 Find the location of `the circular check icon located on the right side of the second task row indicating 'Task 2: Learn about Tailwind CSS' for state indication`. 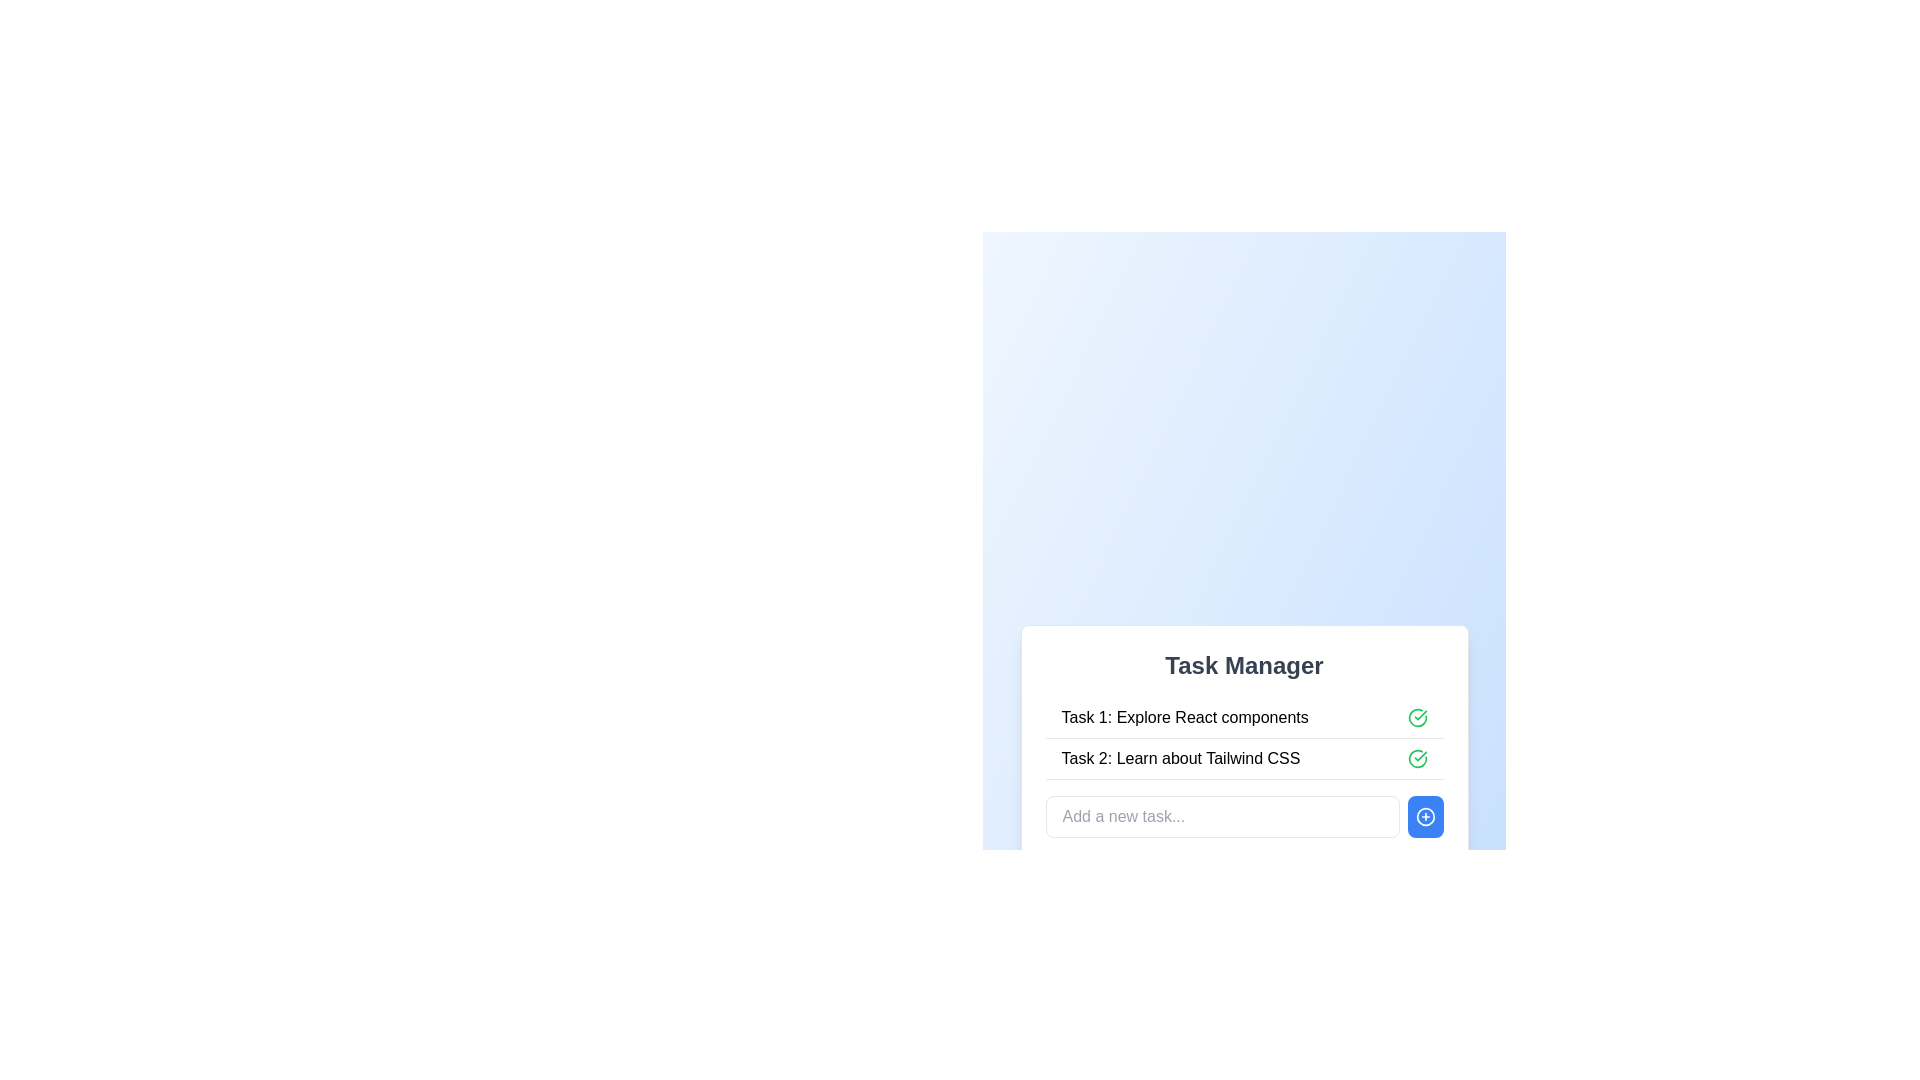

the circular check icon located on the right side of the second task row indicating 'Task 2: Learn about Tailwind CSS' for state indication is located at coordinates (1416, 759).